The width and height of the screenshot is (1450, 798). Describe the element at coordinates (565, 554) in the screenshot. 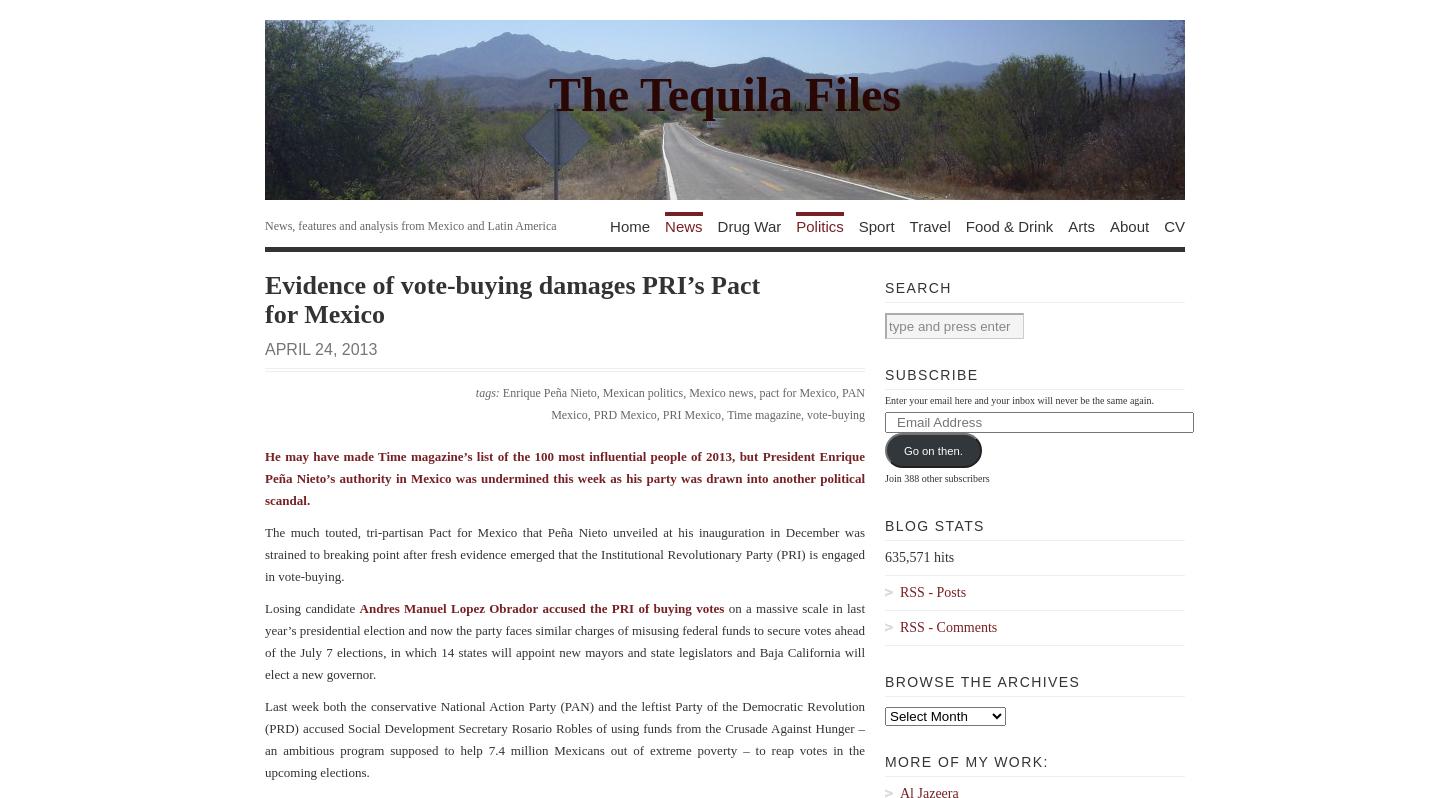

I see `'The much touted, tri-partisan Pact for Mexico that Peña Nieto unveiled at his inauguration in December was strained to breaking point after fresh evidence emerged that the Institutional Revolutionary Party (PRI) is engaged in vote-buying.'` at that location.